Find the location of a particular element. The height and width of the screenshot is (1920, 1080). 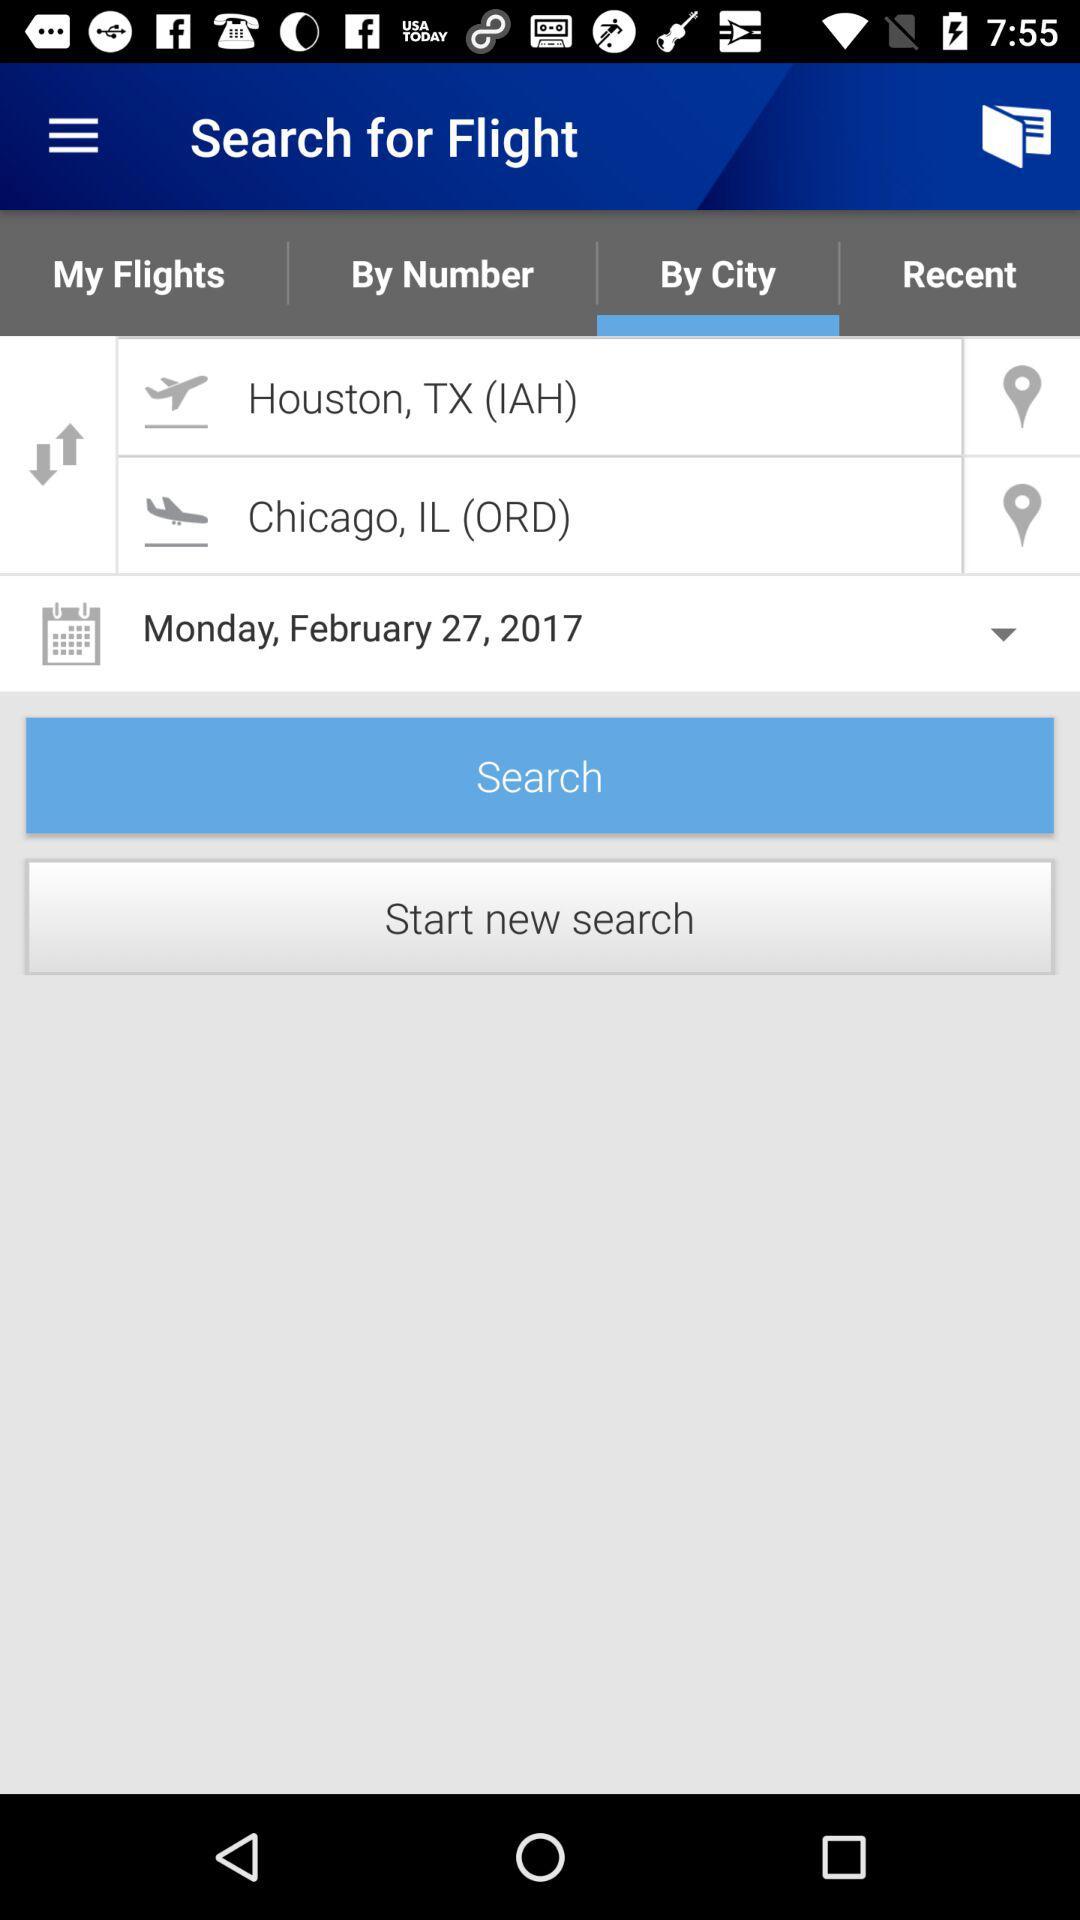

the location icon is located at coordinates (1022, 396).